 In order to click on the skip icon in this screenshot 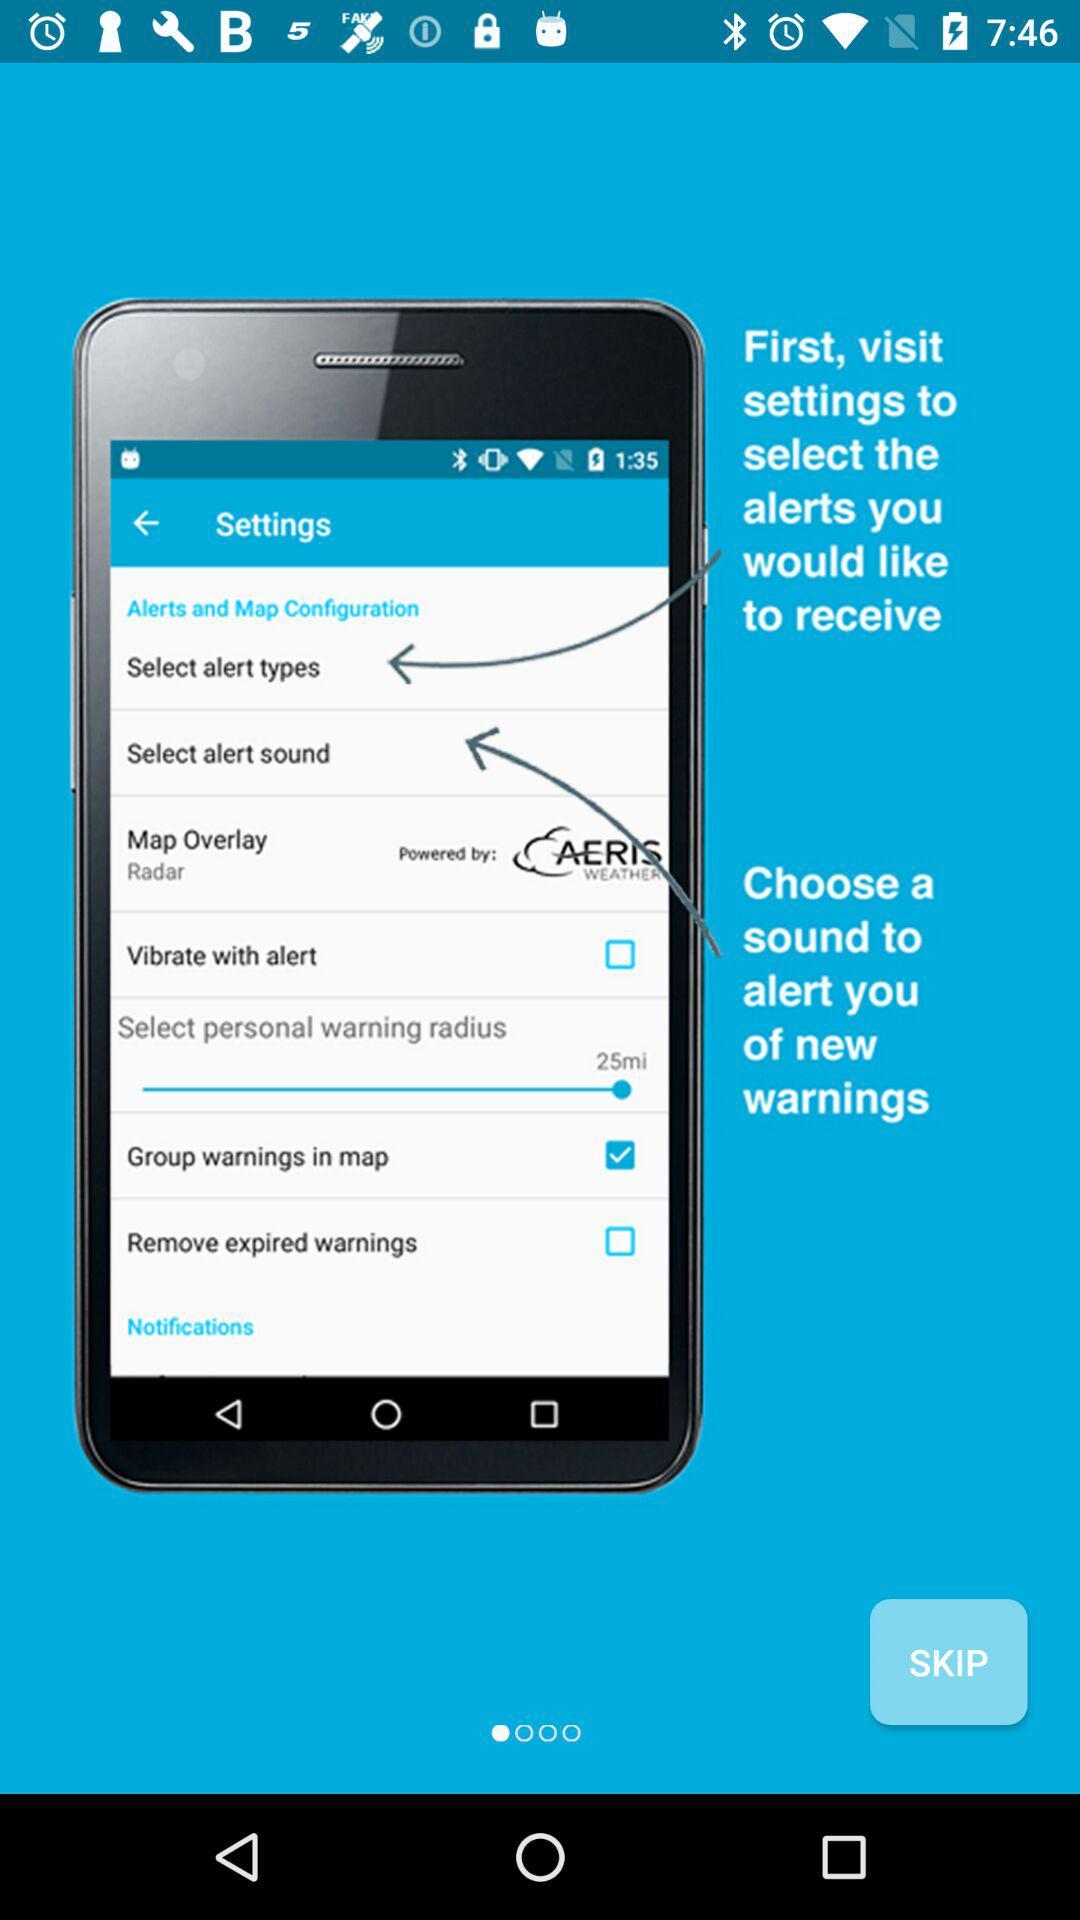, I will do `click(947, 1661)`.